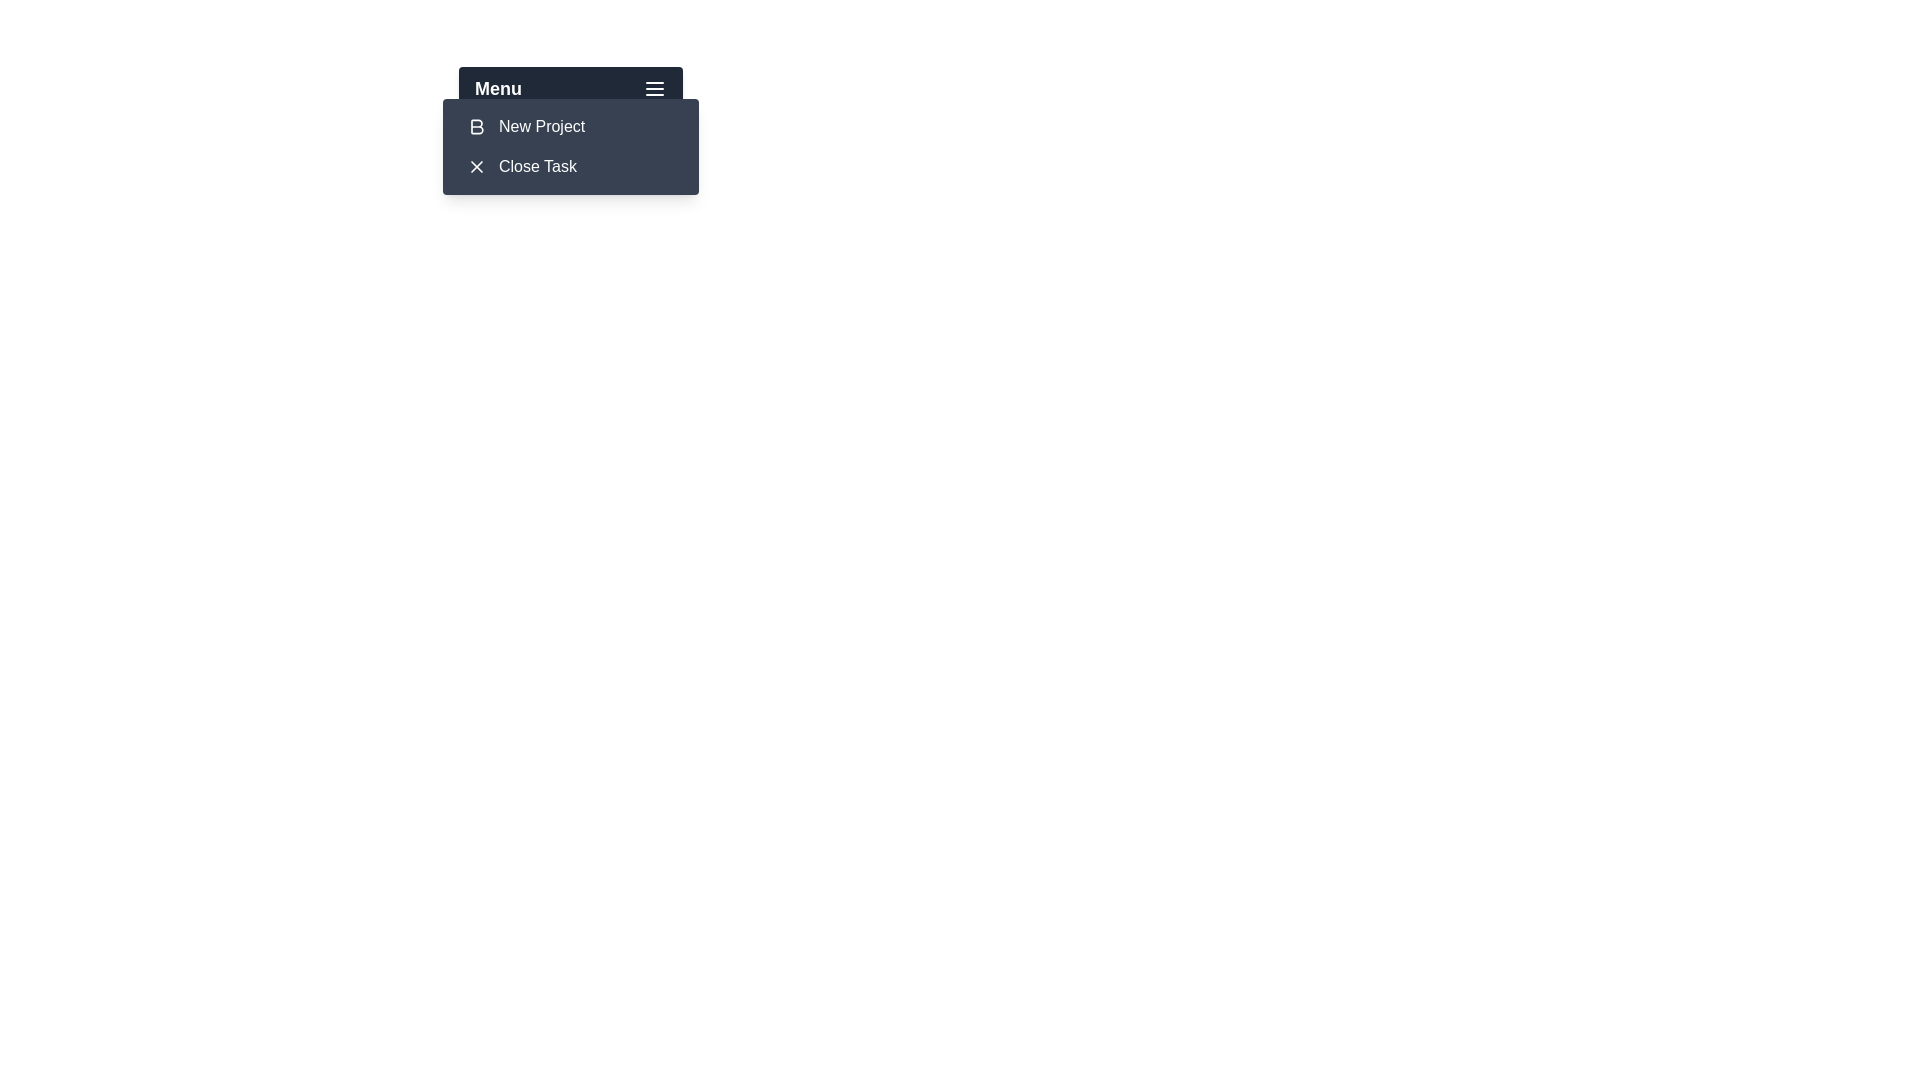 Image resolution: width=1920 pixels, height=1080 pixels. What do you see at coordinates (570, 165) in the screenshot?
I see `the 'Close Task' button, which is the second item in the dropdown menu with a dark gray background and light gray text` at bounding box center [570, 165].